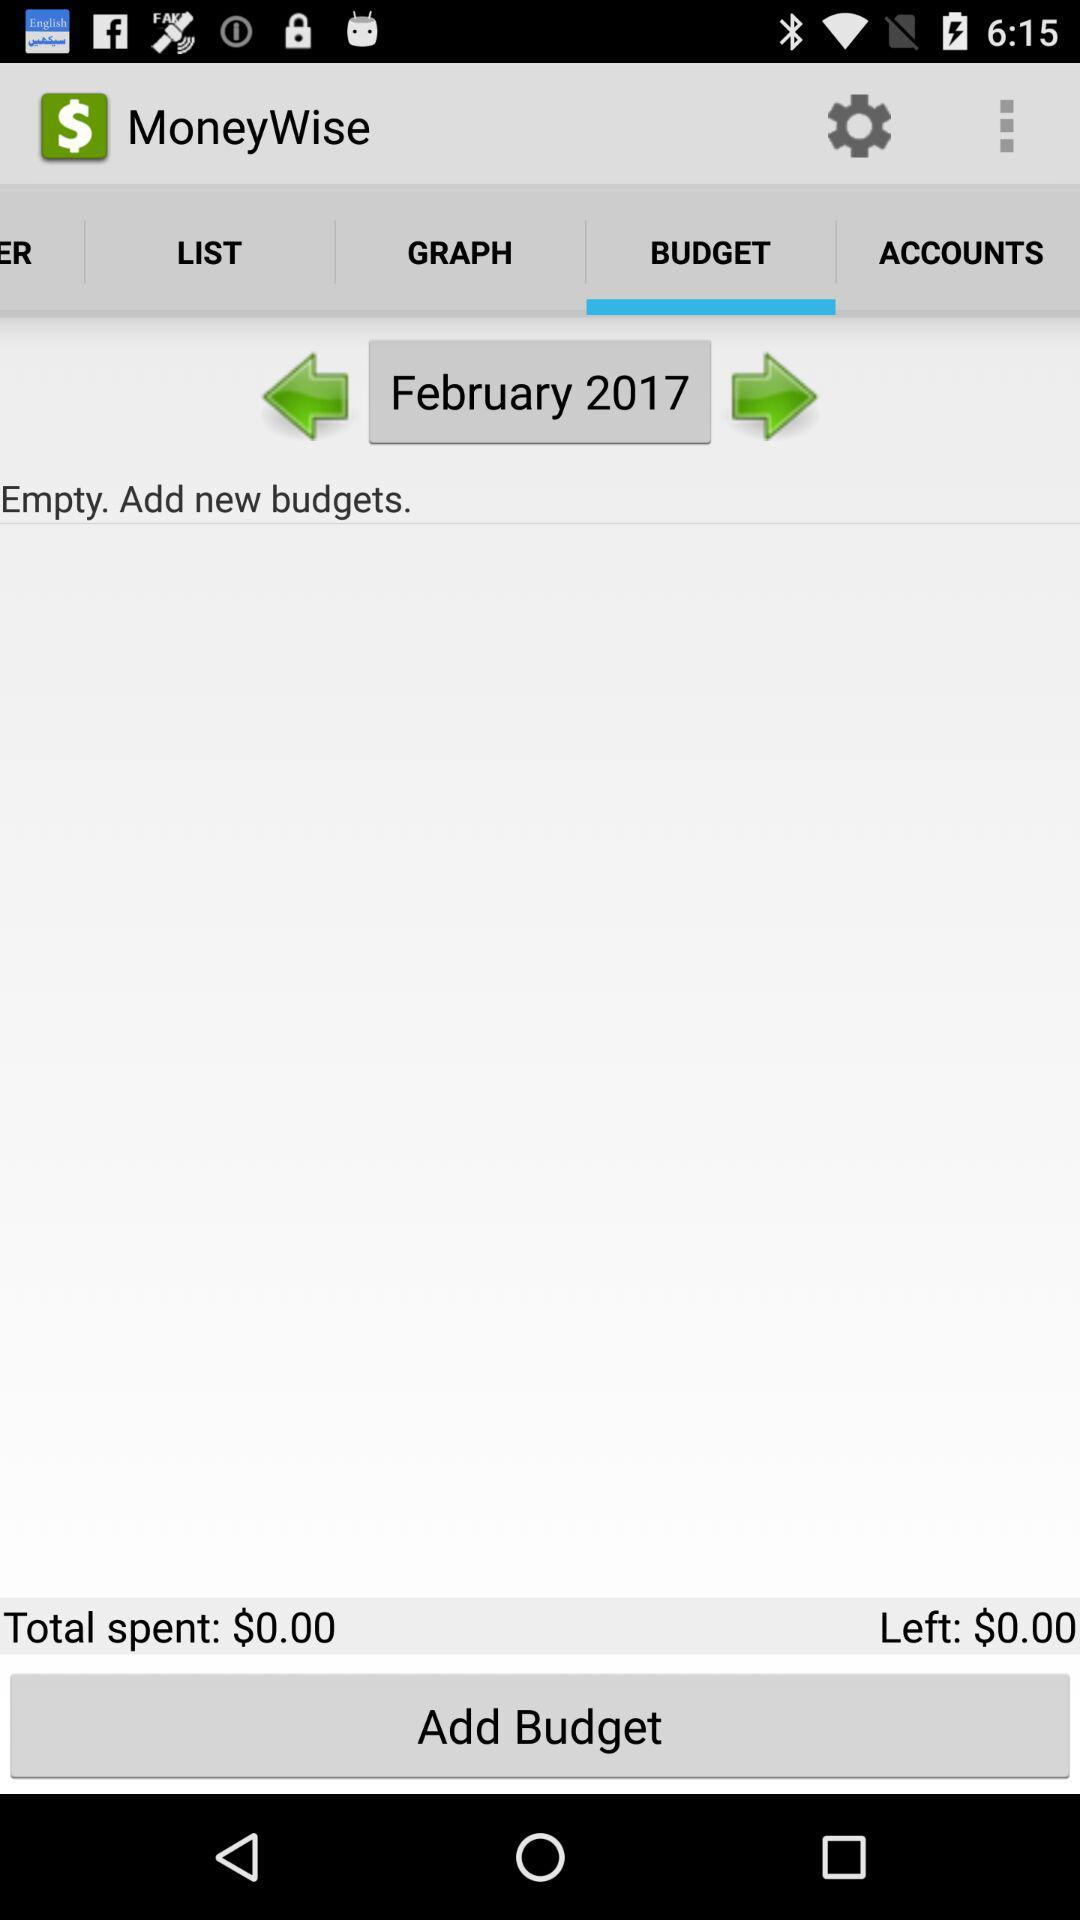  Describe the element at coordinates (540, 391) in the screenshot. I see `app below graph` at that location.